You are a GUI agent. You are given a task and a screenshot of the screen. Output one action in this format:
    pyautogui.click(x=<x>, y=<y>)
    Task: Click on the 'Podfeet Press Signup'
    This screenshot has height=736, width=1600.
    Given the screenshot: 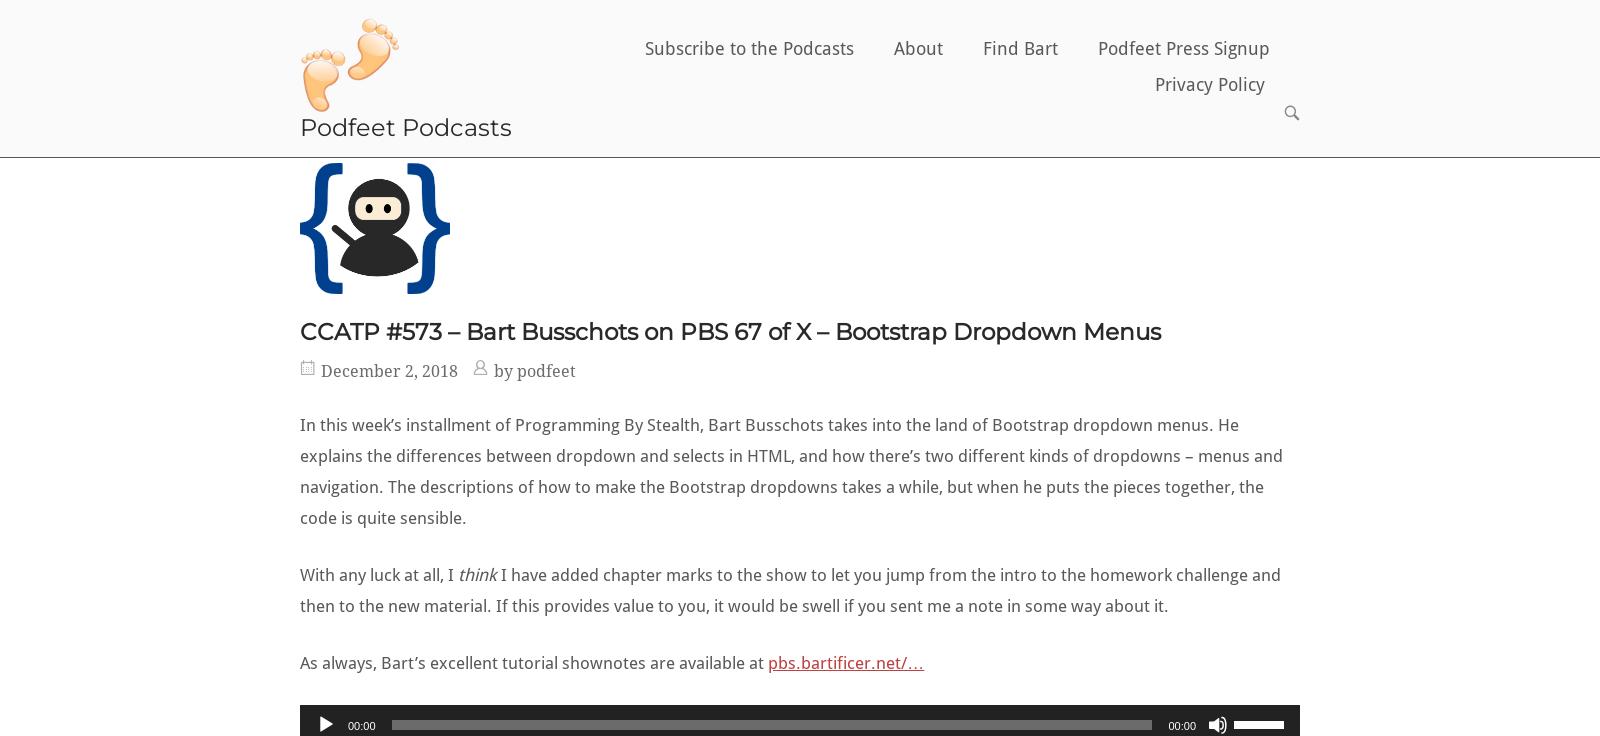 What is the action you would take?
    pyautogui.click(x=1184, y=47)
    